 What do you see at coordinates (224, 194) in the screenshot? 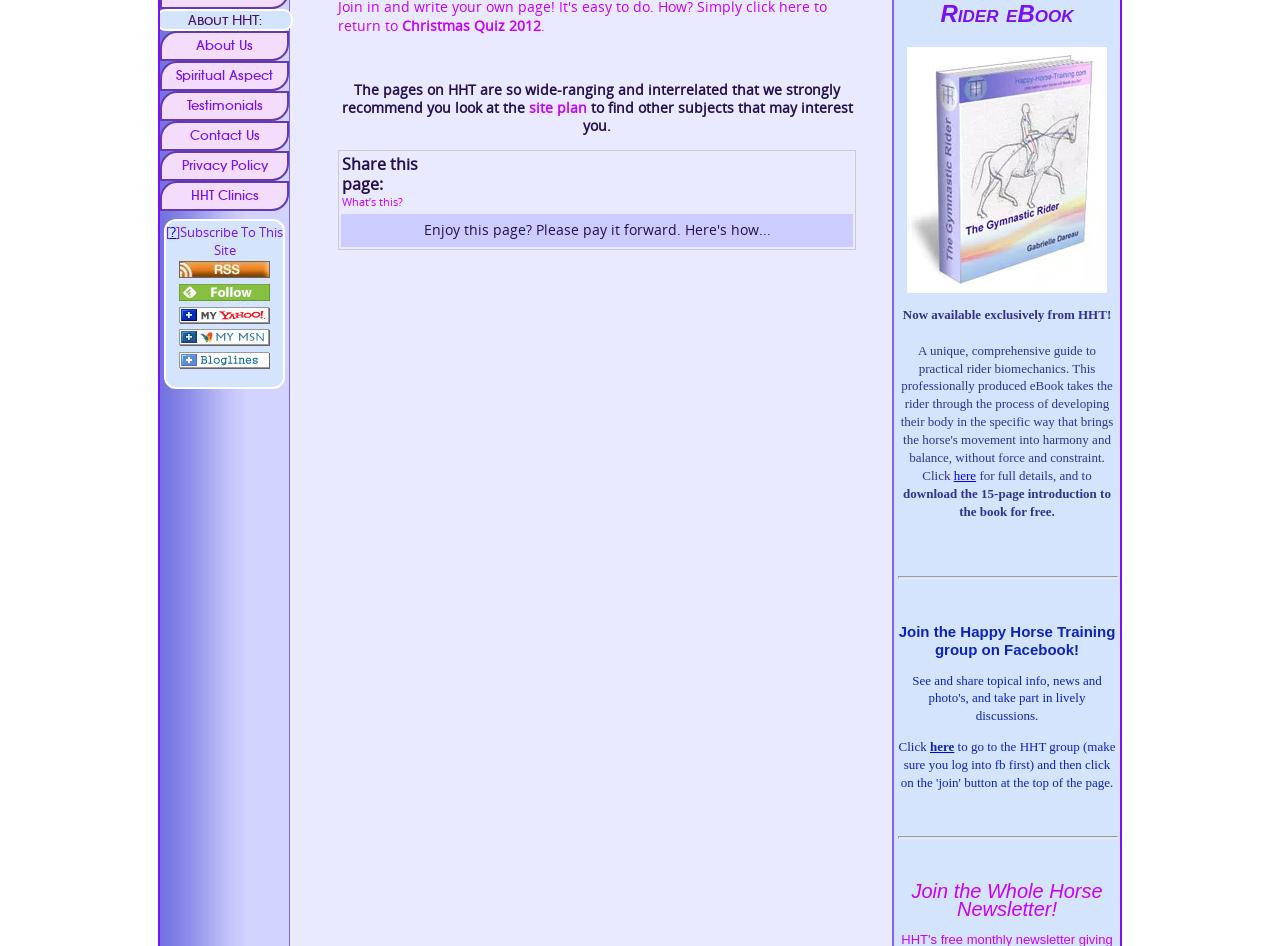
I see `'HHT Clinics'` at bounding box center [224, 194].